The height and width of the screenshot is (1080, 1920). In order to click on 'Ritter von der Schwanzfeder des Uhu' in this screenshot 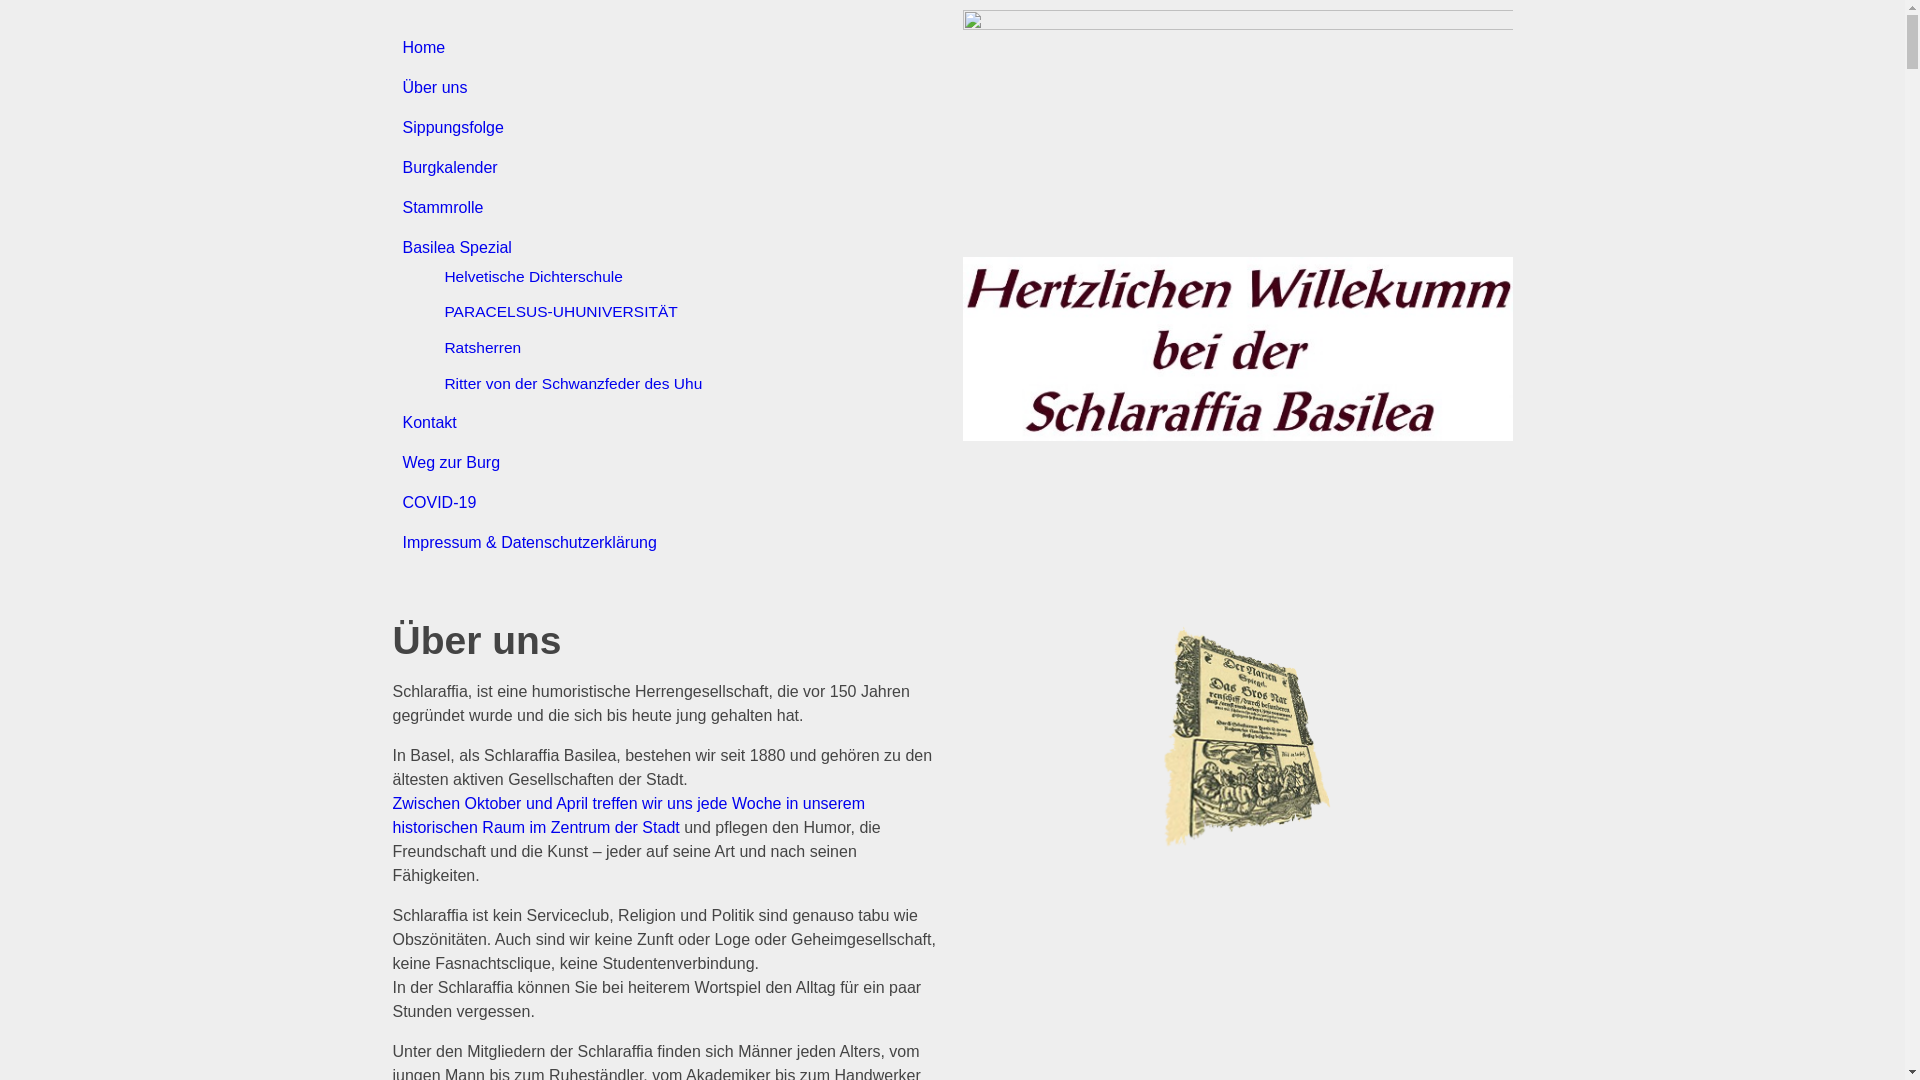, I will do `click(571, 383)`.